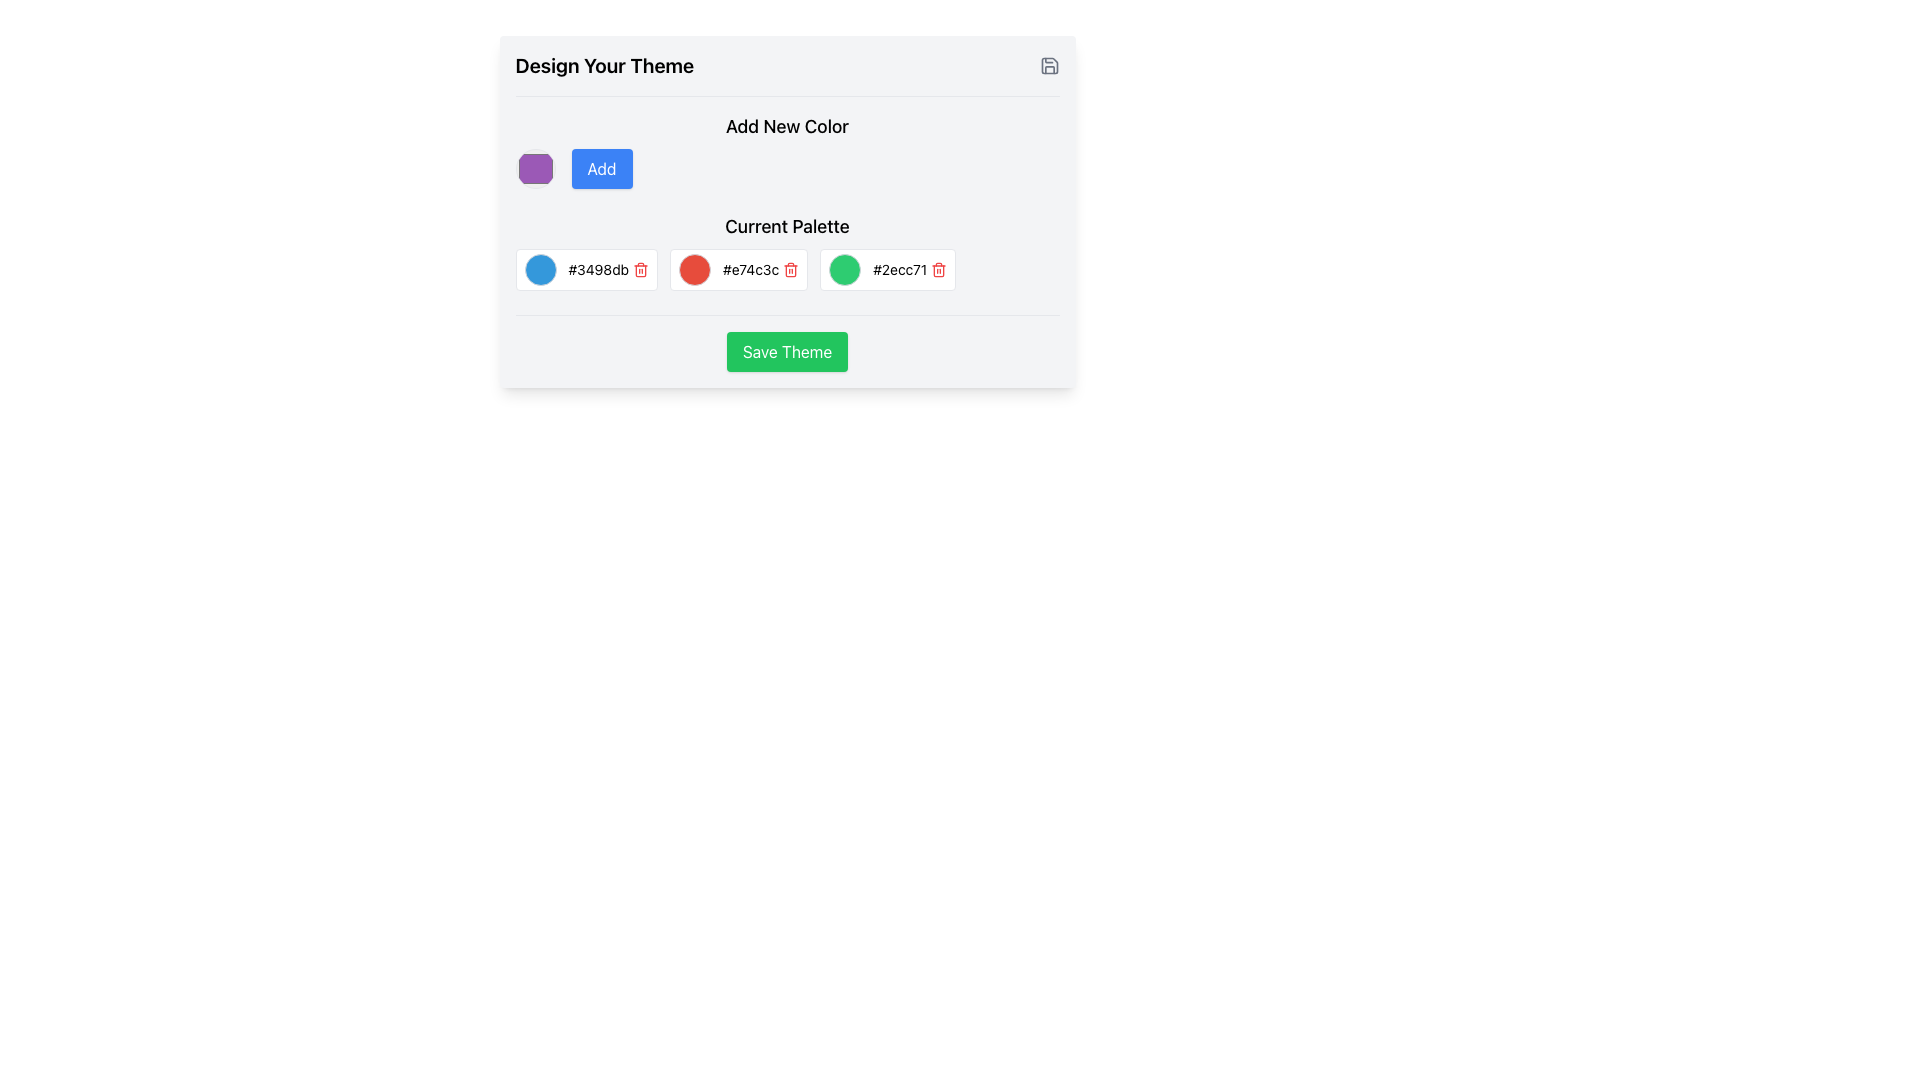  What do you see at coordinates (786, 168) in the screenshot?
I see `the rounded purple color button located to the left of the blue 'Add' button within the 'Add New Color' interface` at bounding box center [786, 168].